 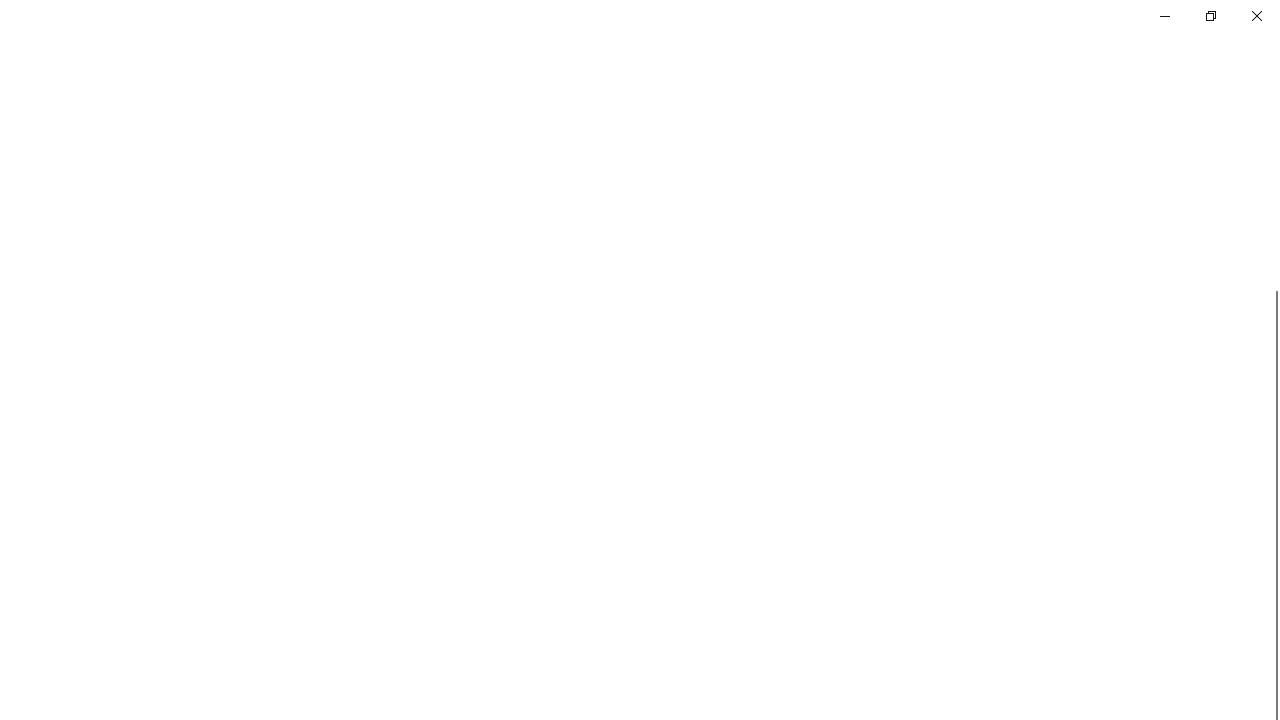 I want to click on 'Restore Settings', so click(x=1209, y=15).